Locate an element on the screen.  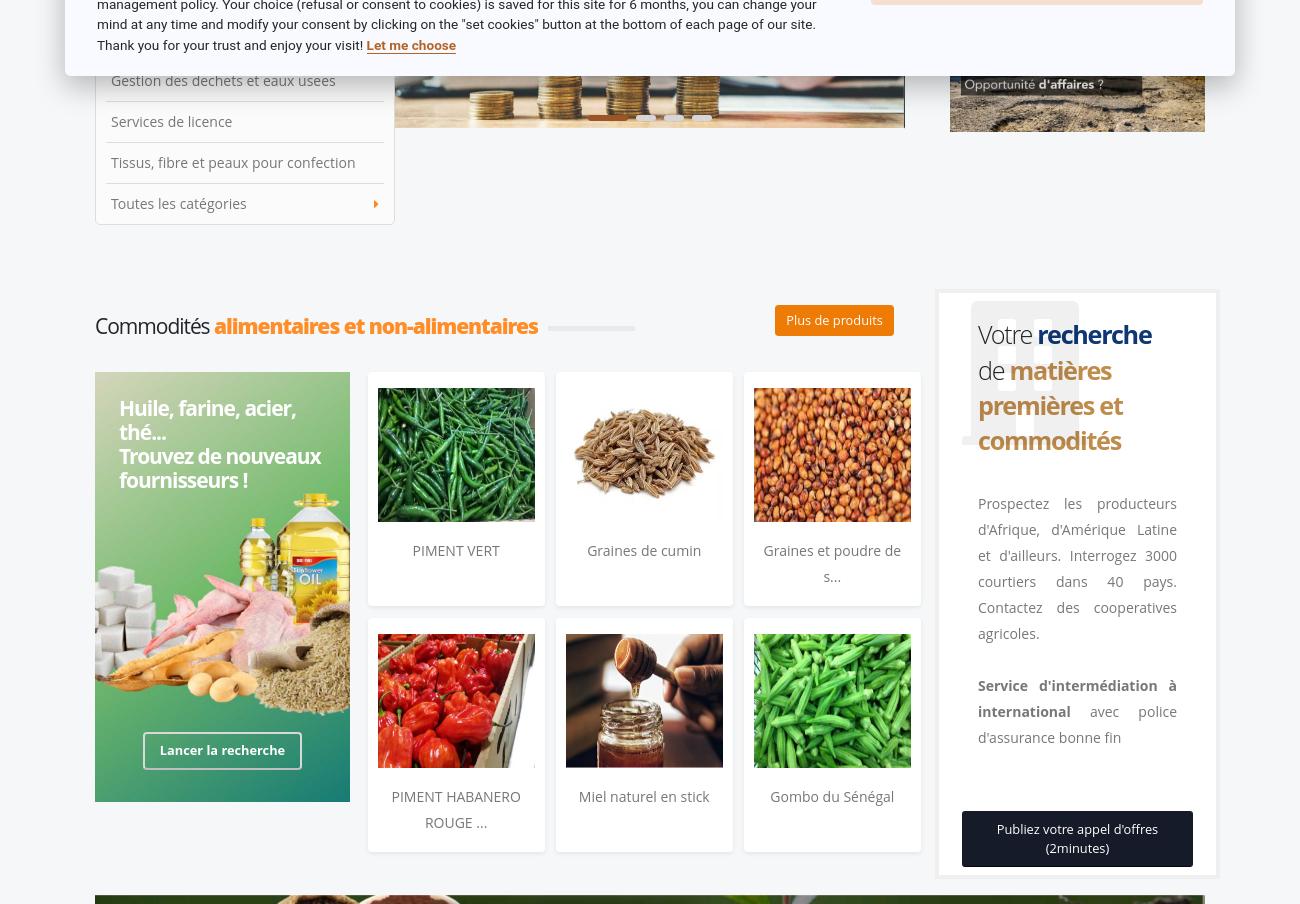
'Service d'intermédiation à international' is located at coordinates (976, 696).